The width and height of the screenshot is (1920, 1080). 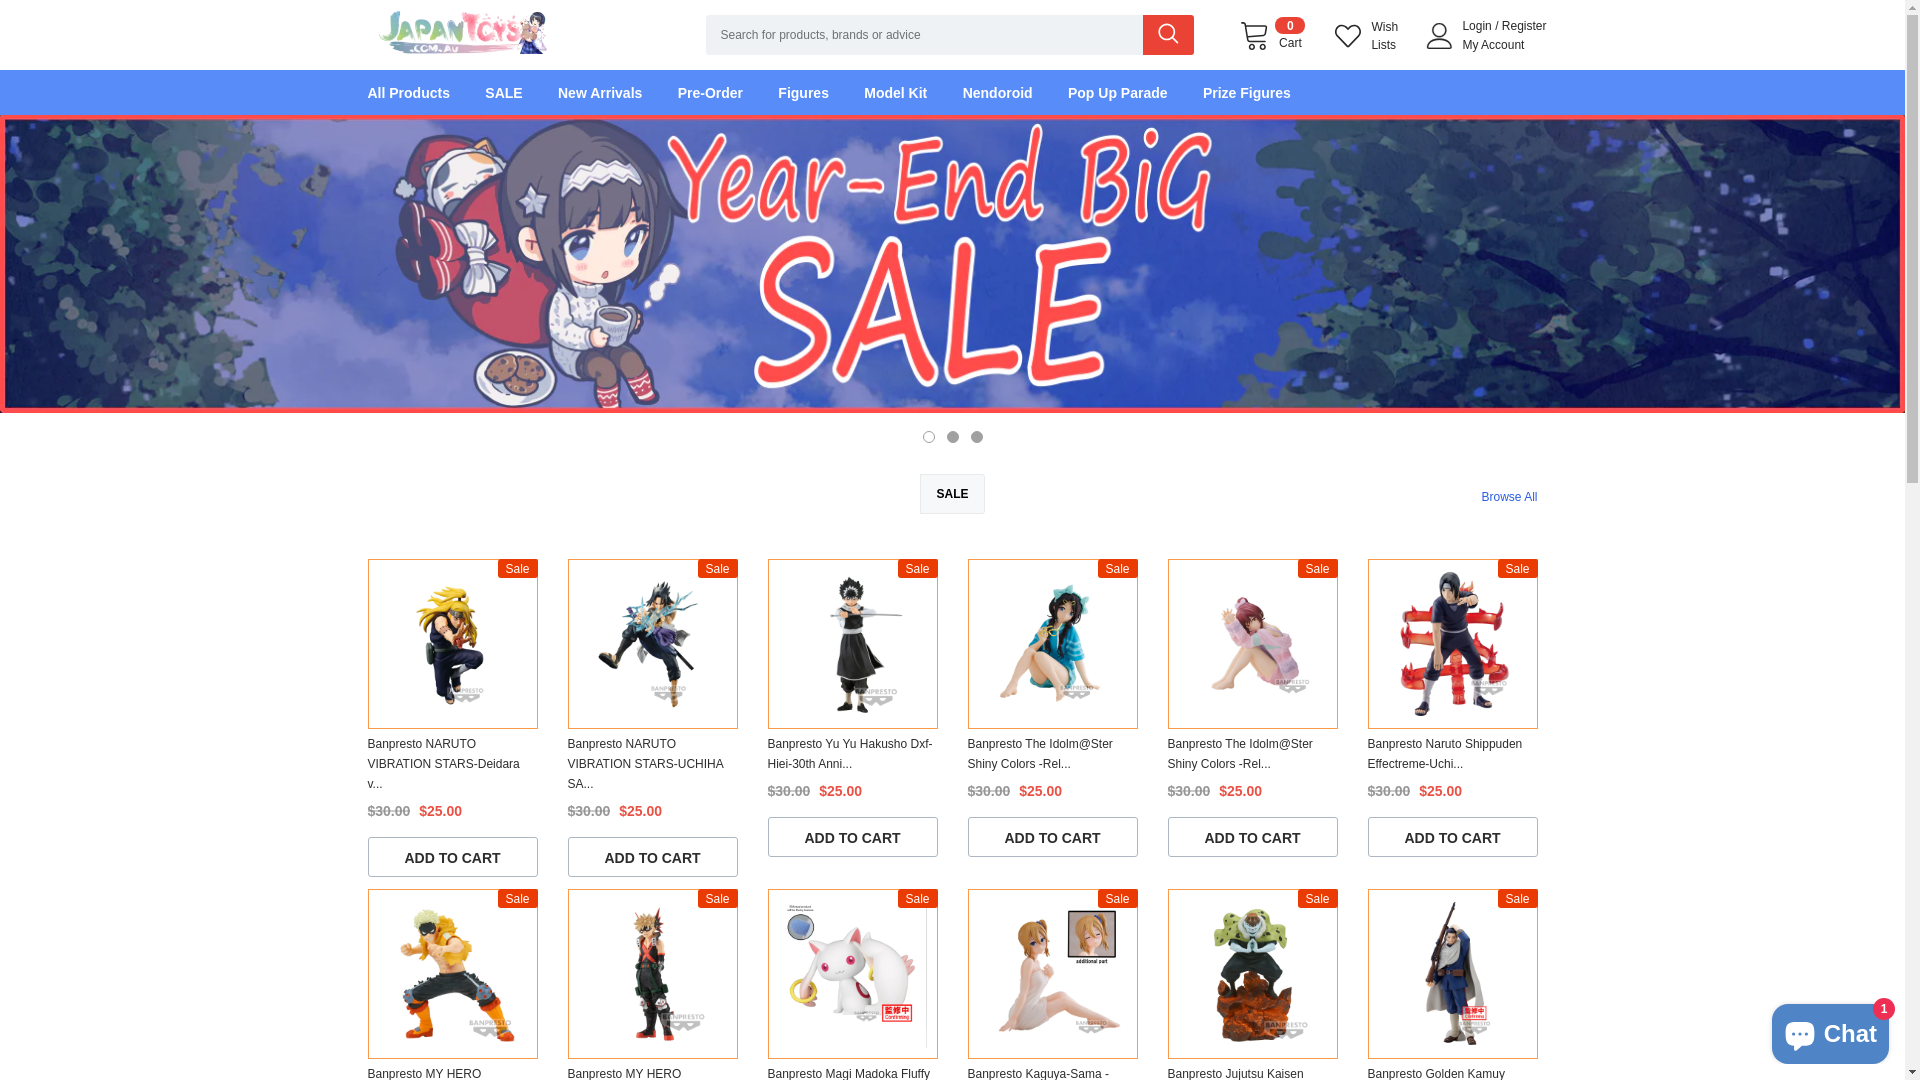 I want to click on 'Banpresto NARUTO VIBRATION STARS-UCHIHA SA...', so click(x=566, y=763).